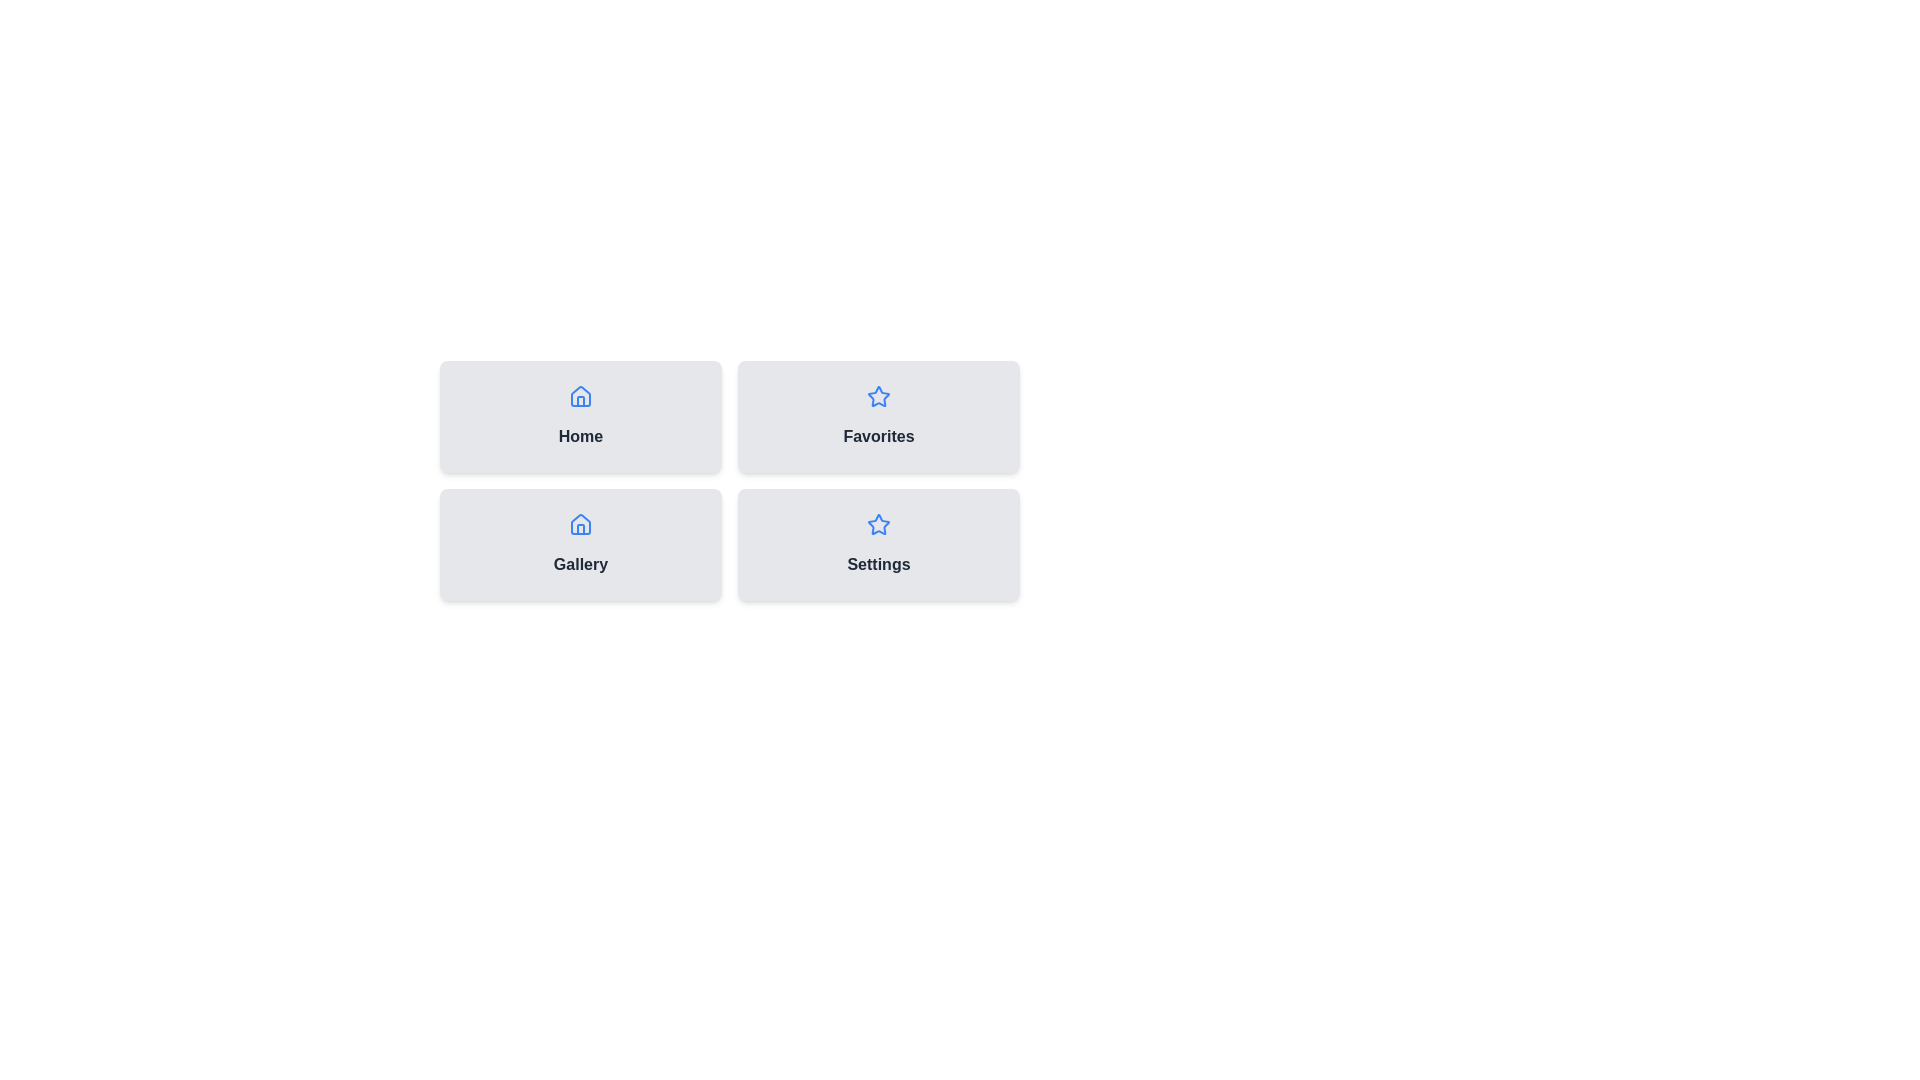 The width and height of the screenshot is (1920, 1080). What do you see at coordinates (579, 564) in the screenshot?
I see `the 'Gallery' text label, which is centrally positioned at the bottom of its card and below a blue house icon` at bounding box center [579, 564].